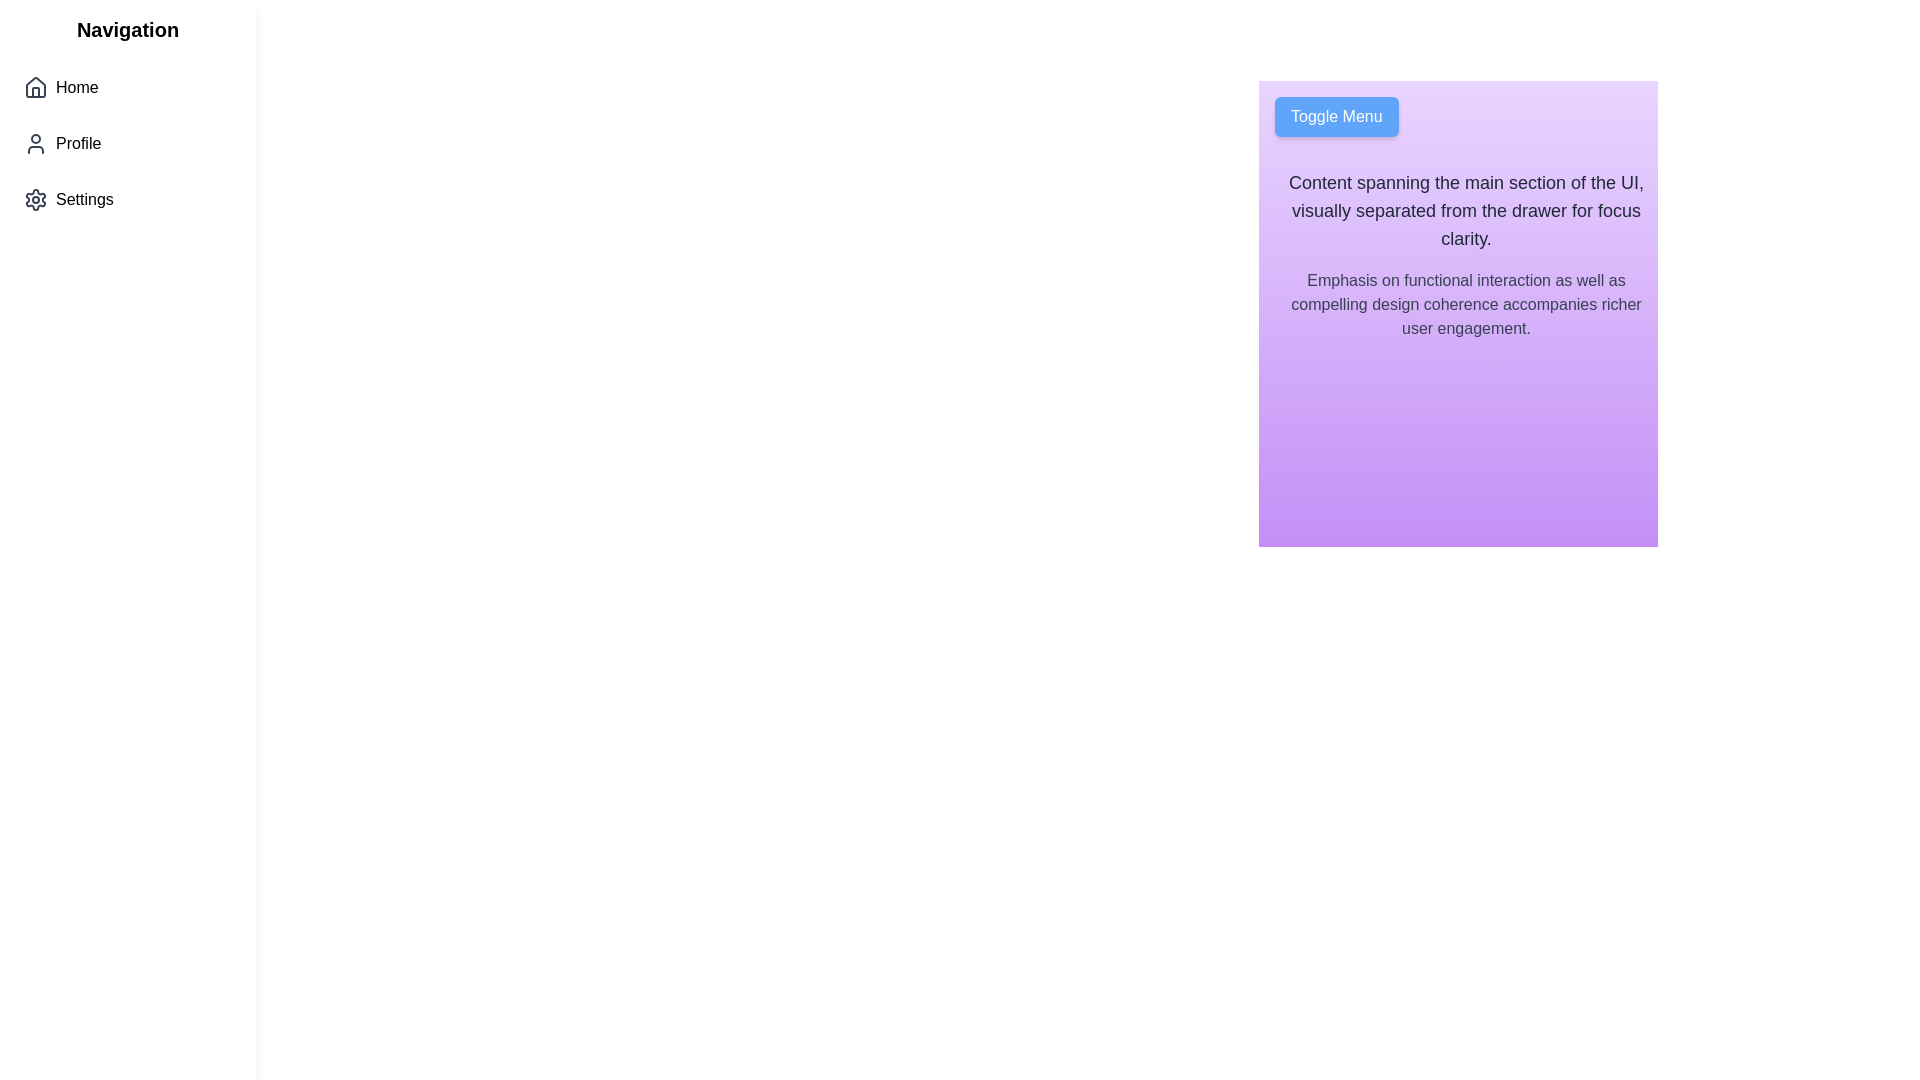  I want to click on the 'Settings' label in the sidebar navigation menu, positioned as the third item below 'Home' and 'Profile', to identify the configuration options, so click(83, 200).